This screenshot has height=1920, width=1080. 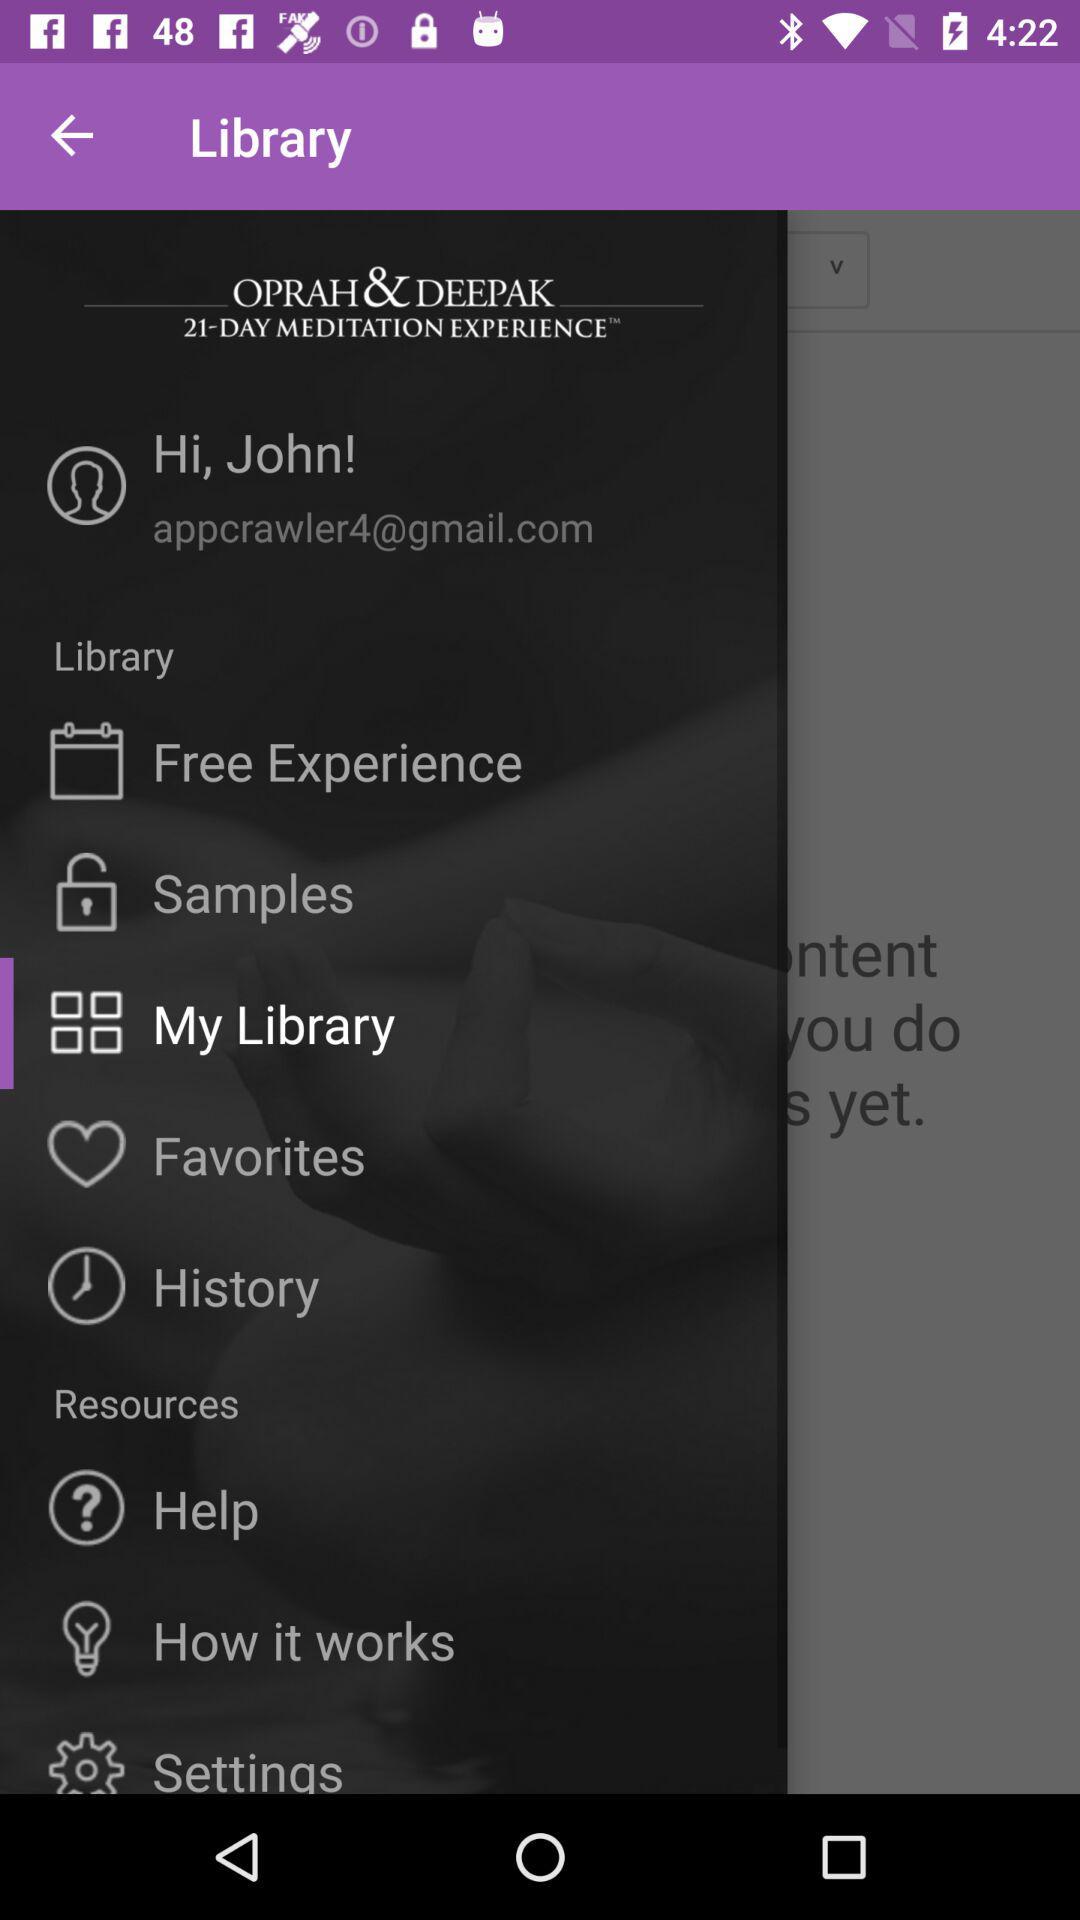 What do you see at coordinates (234, 1285) in the screenshot?
I see `the history` at bounding box center [234, 1285].